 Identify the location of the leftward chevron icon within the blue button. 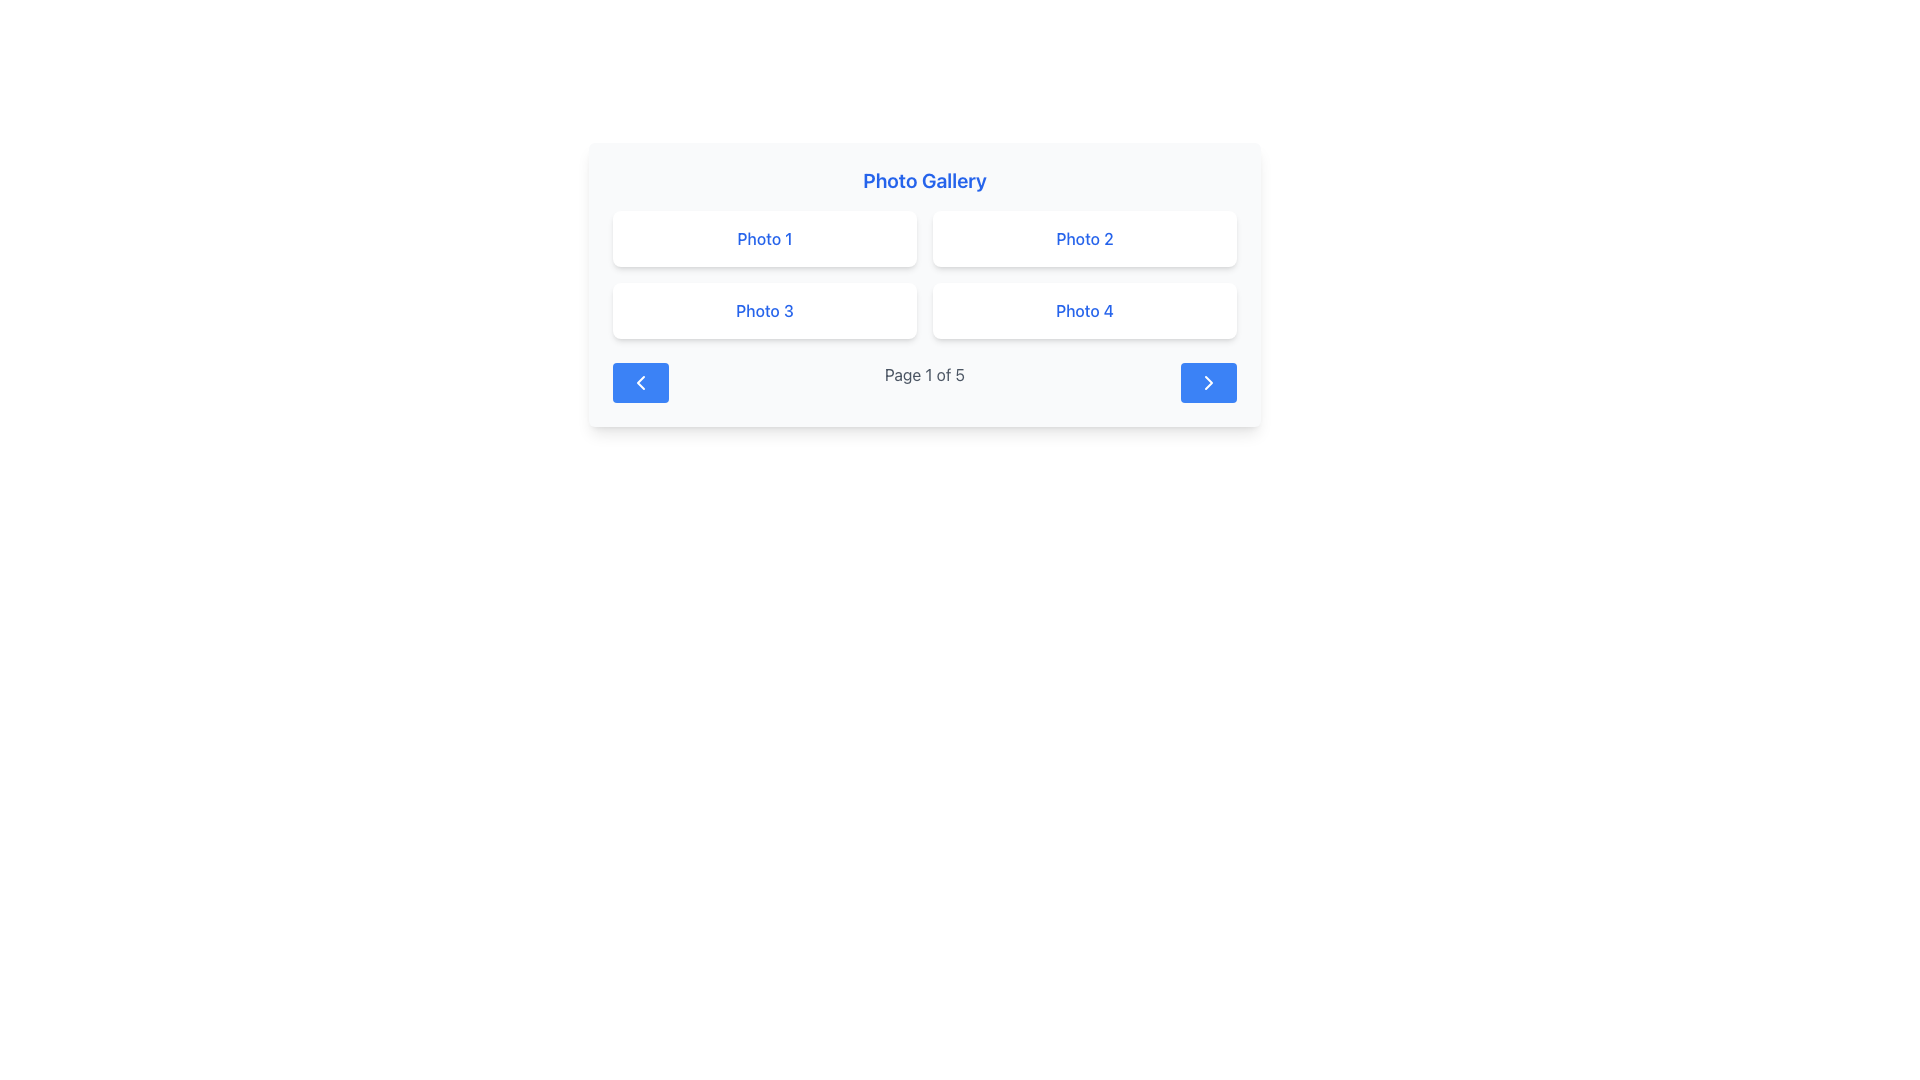
(641, 382).